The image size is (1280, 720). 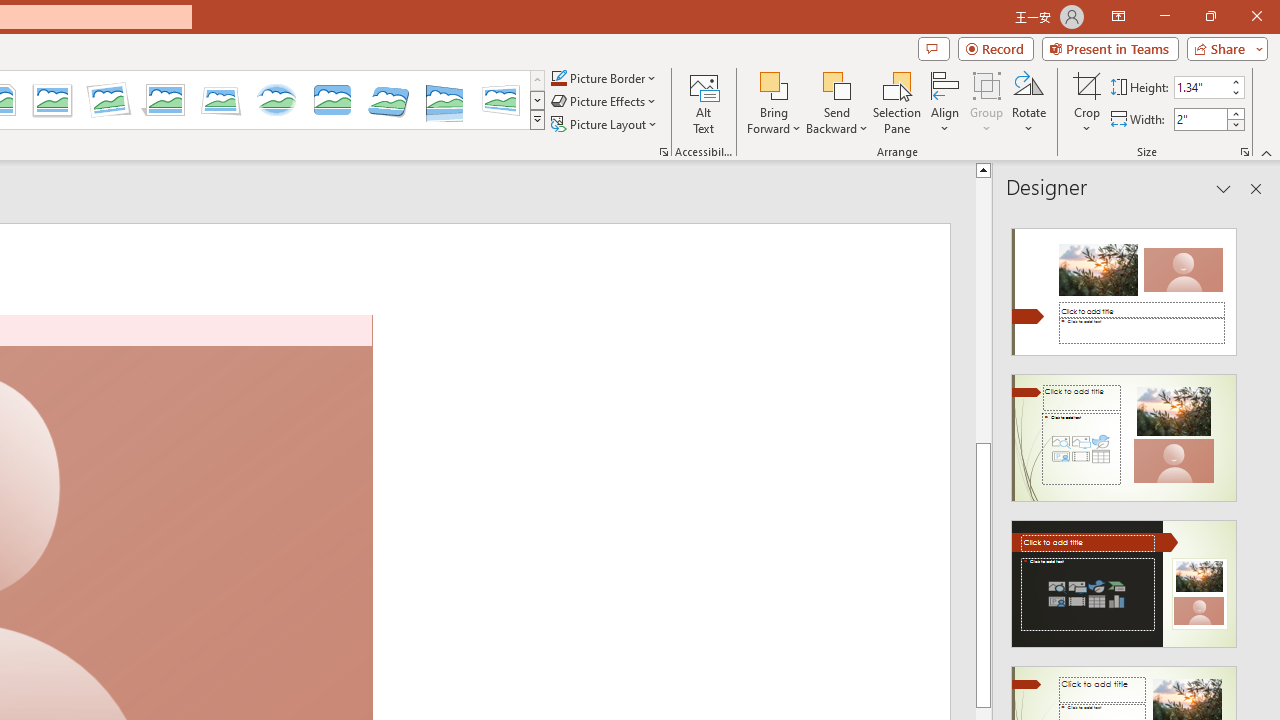 What do you see at coordinates (605, 124) in the screenshot?
I see `'Picture Layout'` at bounding box center [605, 124].